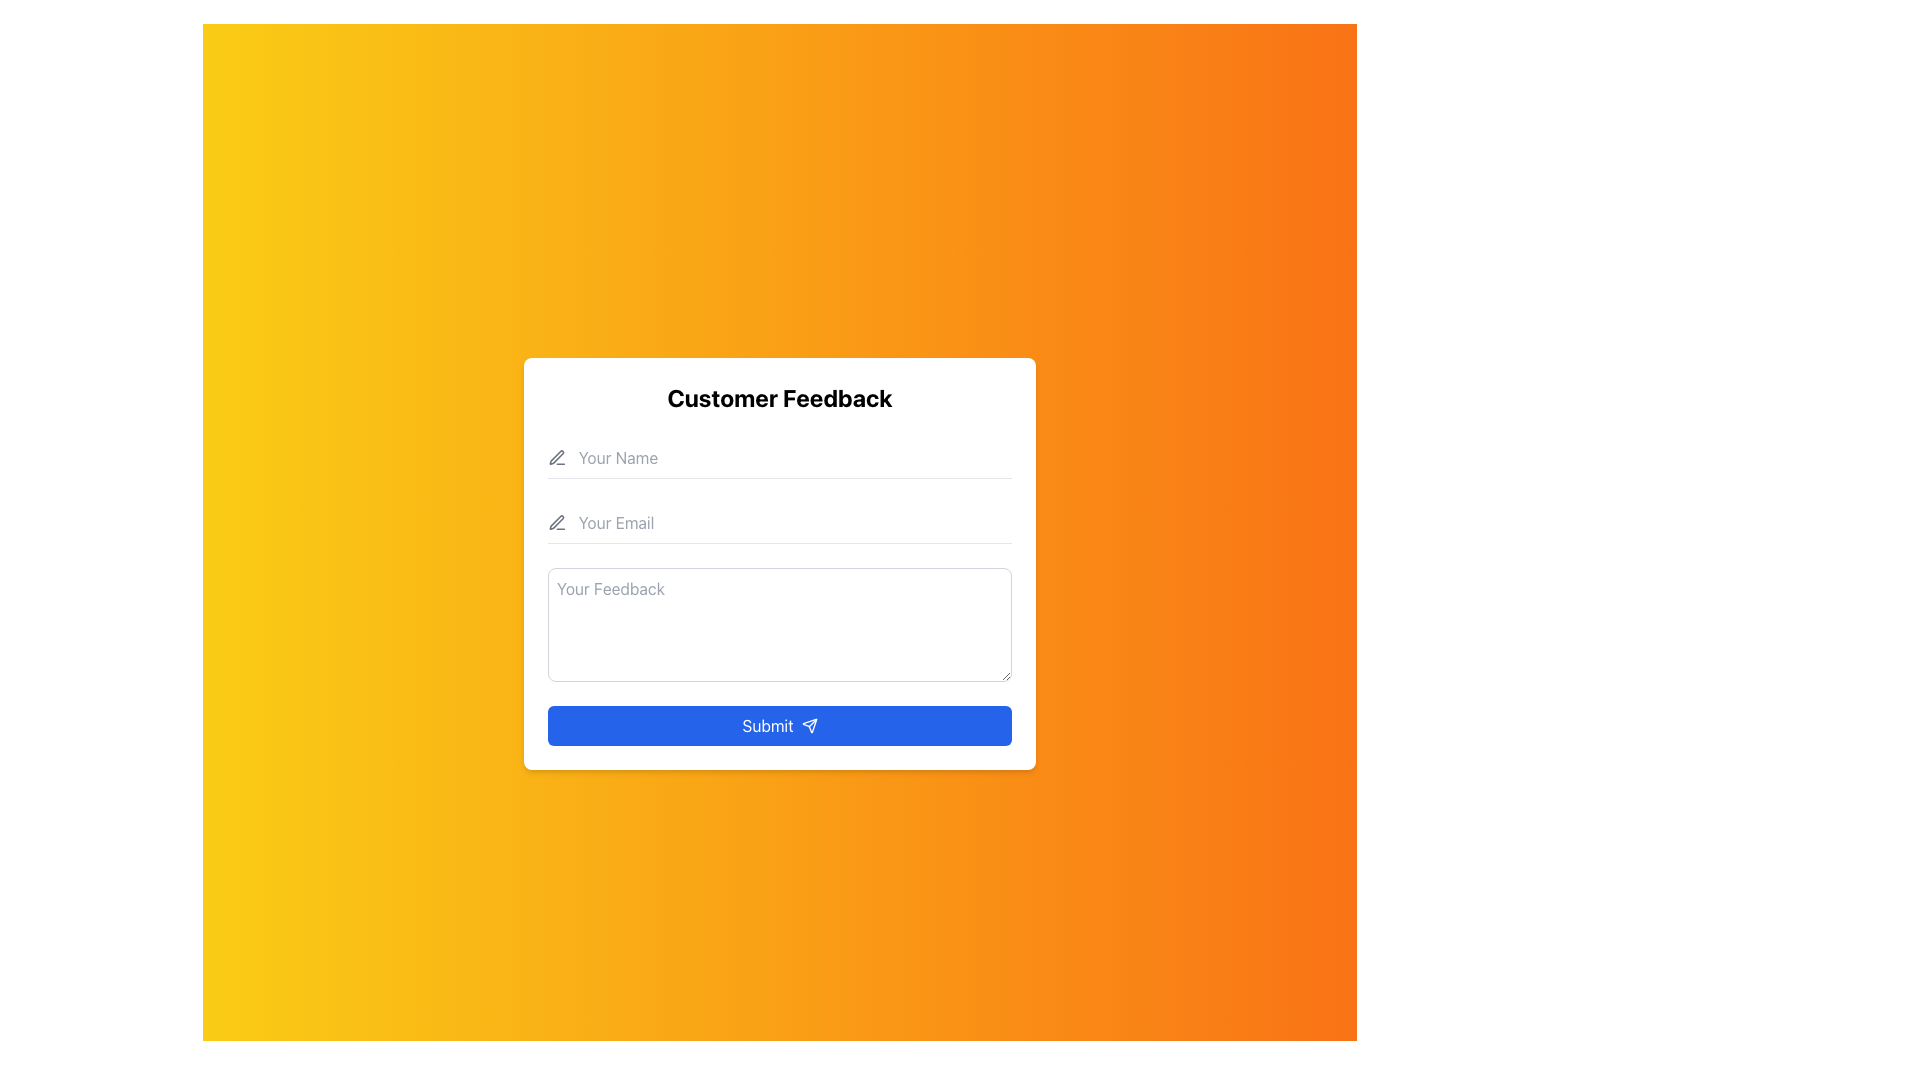 This screenshot has width=1920, height=1080. I want to click on the 'Submit' button at the bottom of the form, so click(778, 725).